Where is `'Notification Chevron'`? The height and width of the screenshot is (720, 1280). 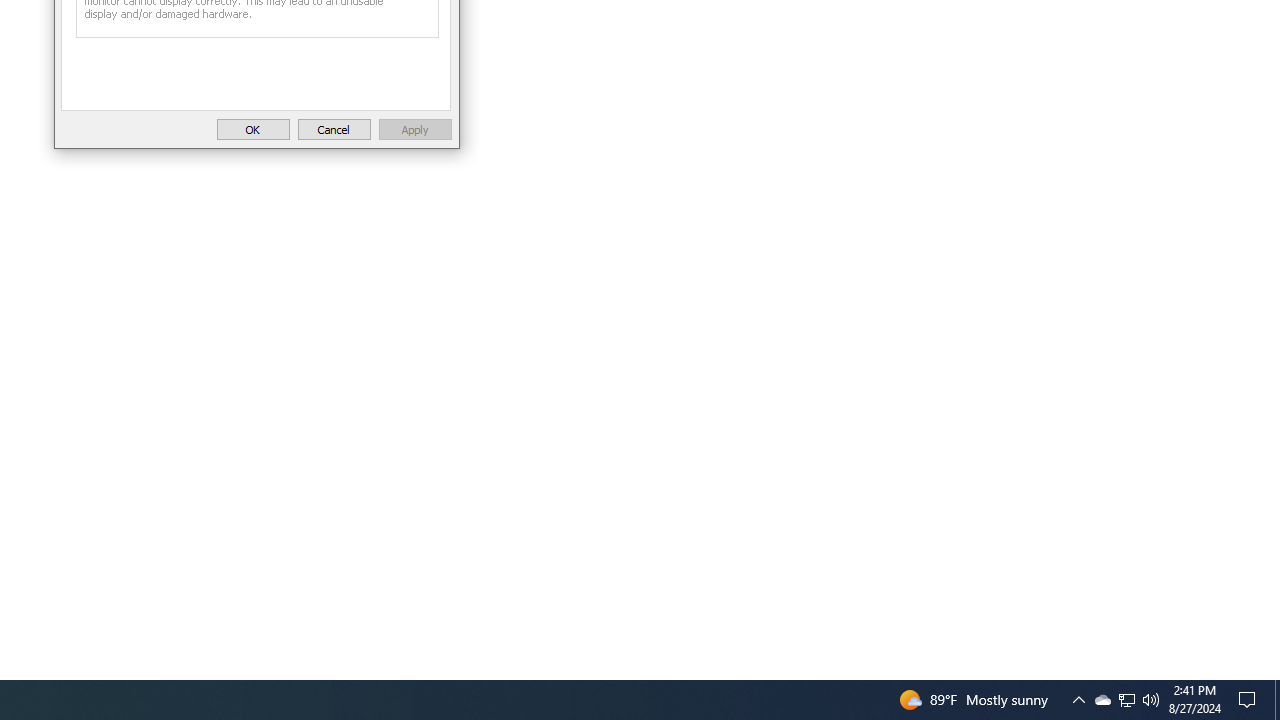 'Notification Chevron' is located at coordinates (1101, 698).